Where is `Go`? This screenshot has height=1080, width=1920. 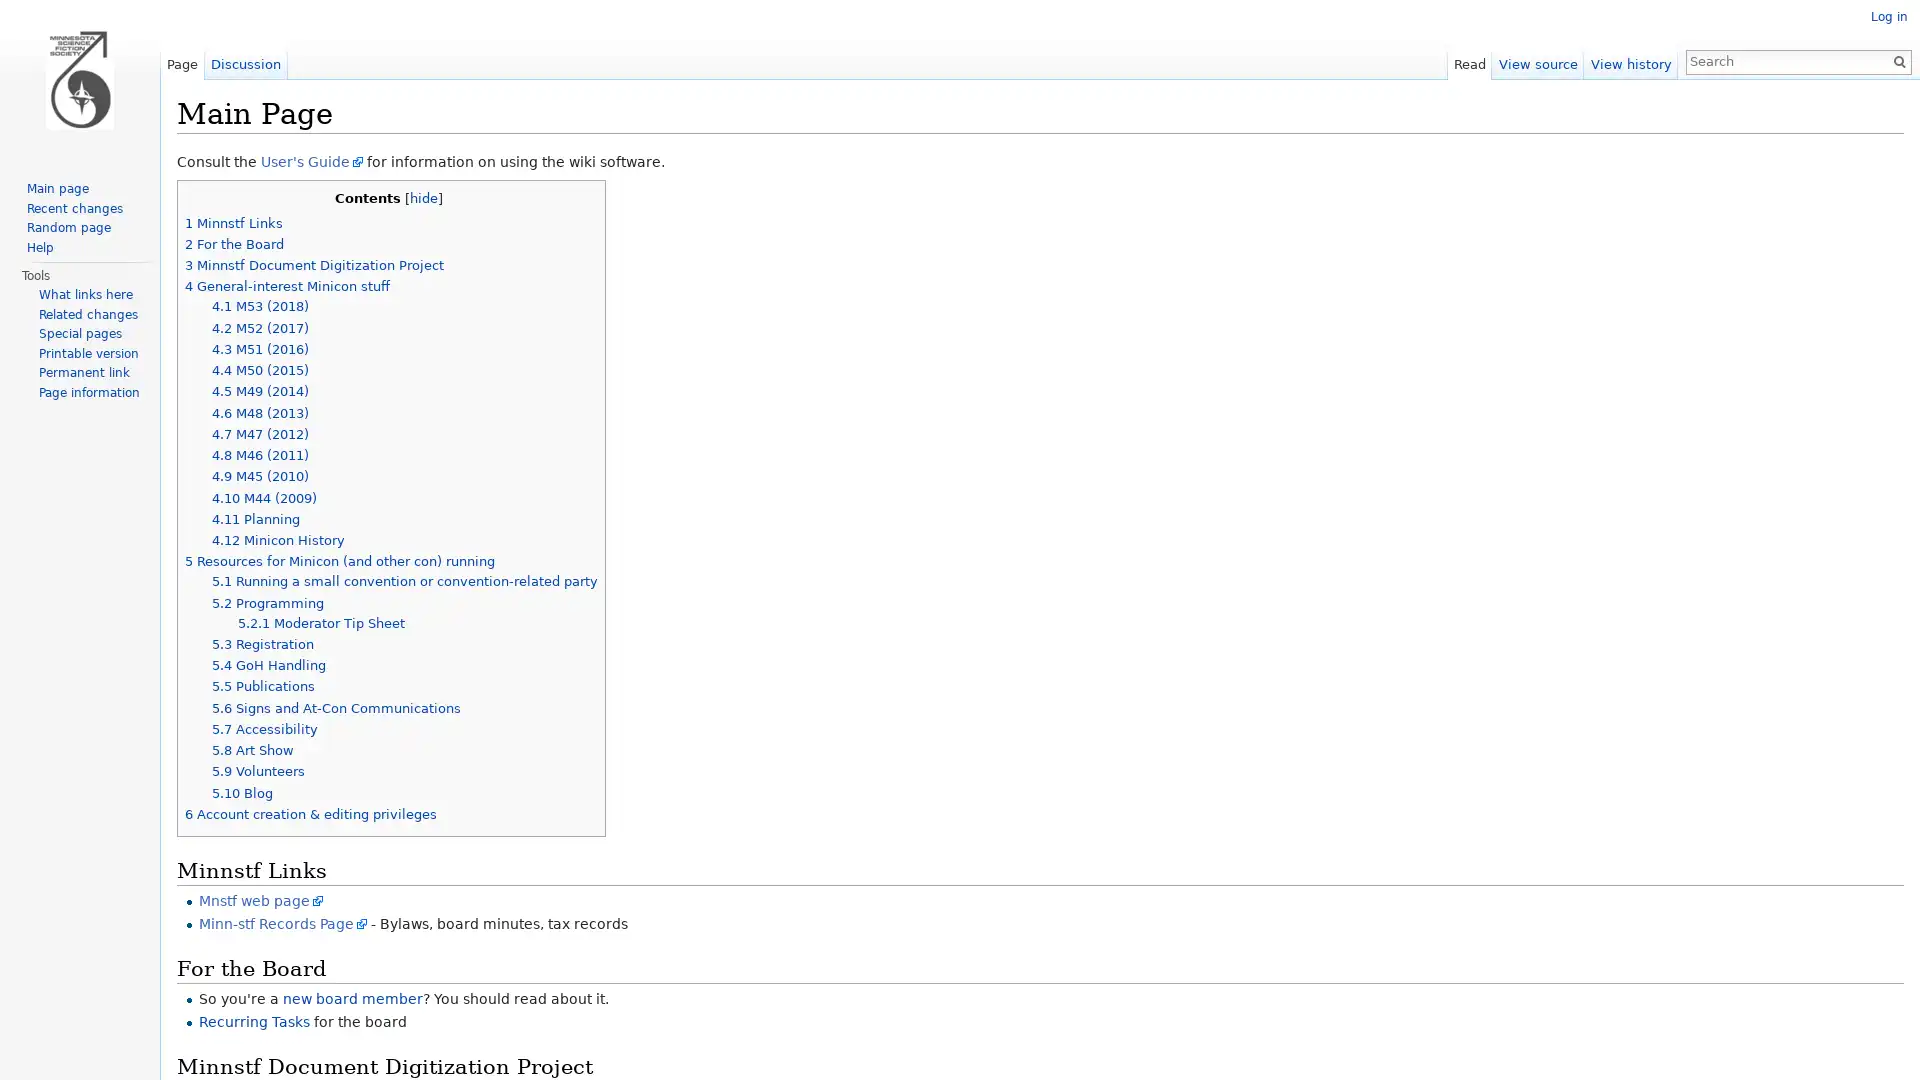 Go is located at coordinates (1890, 60).